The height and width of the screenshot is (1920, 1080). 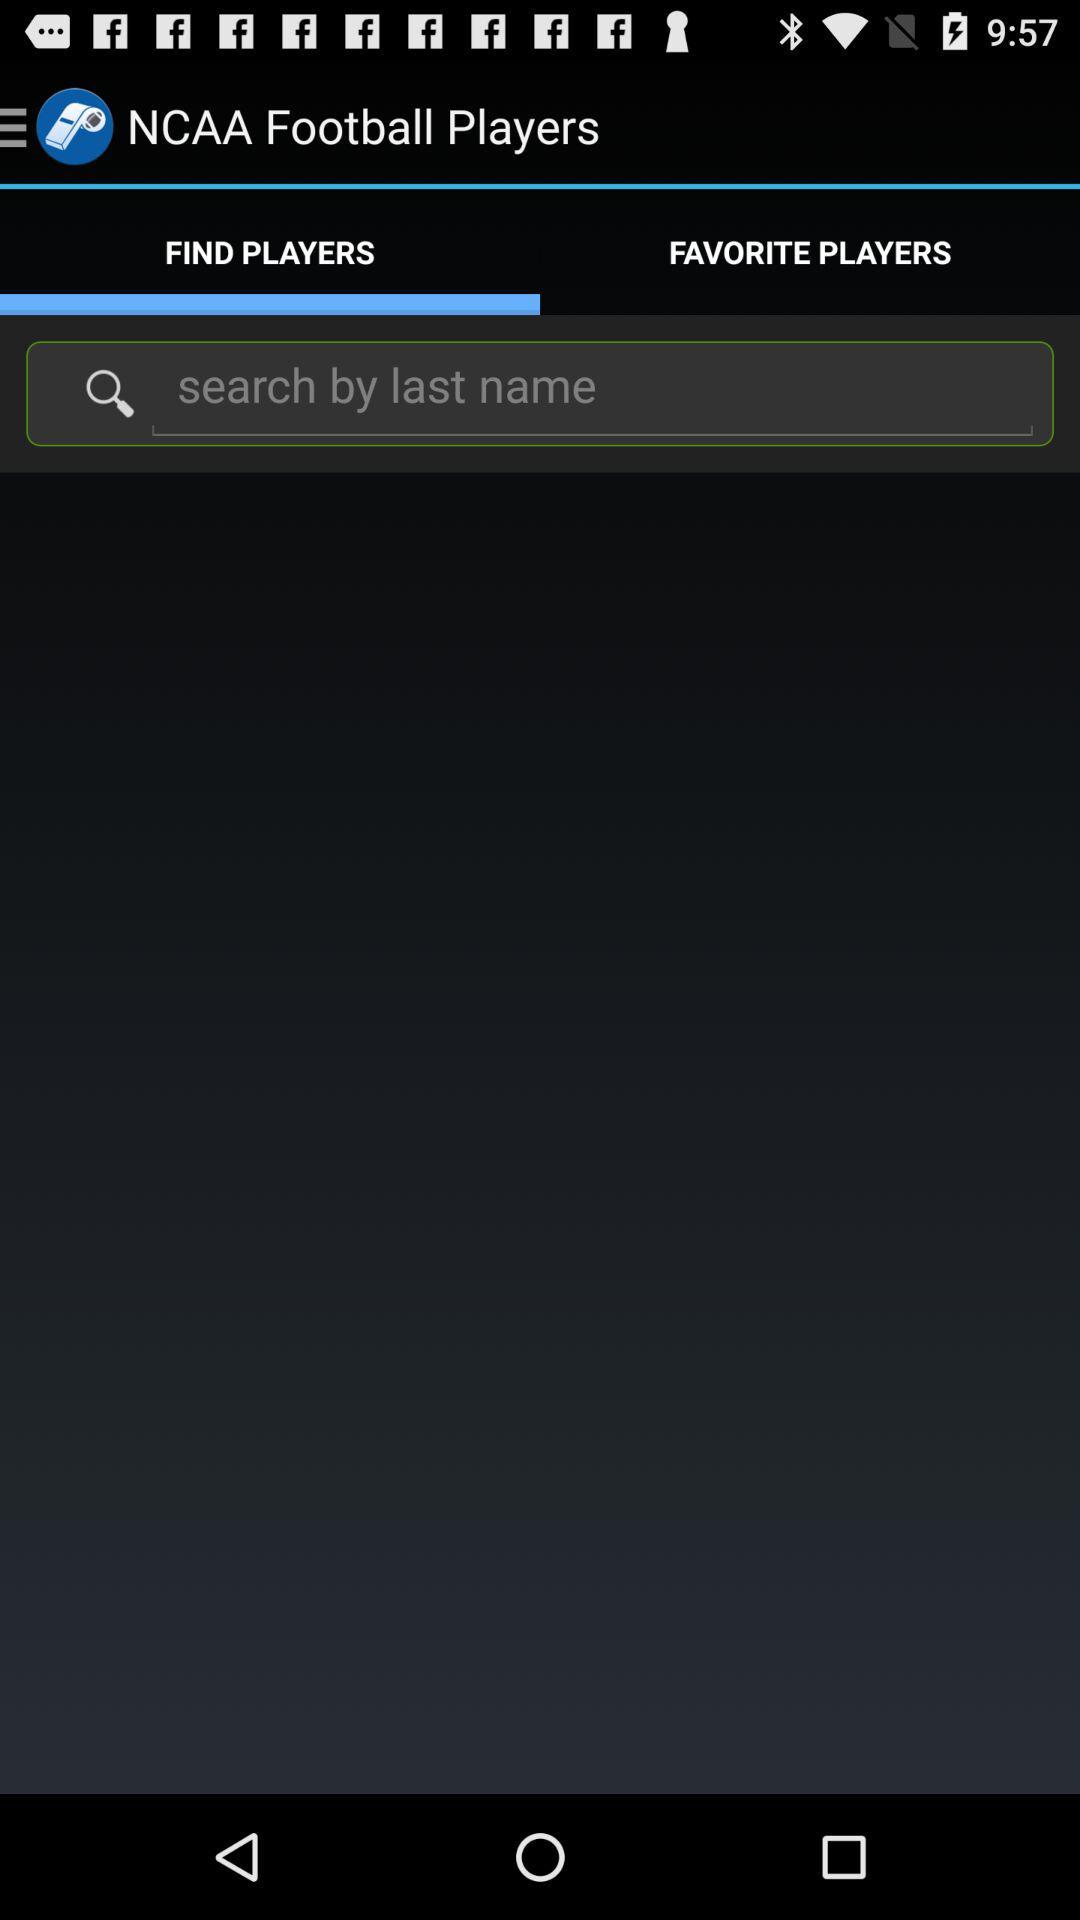 I want to click on the icon next to find players app, so click(x=810, y=251).